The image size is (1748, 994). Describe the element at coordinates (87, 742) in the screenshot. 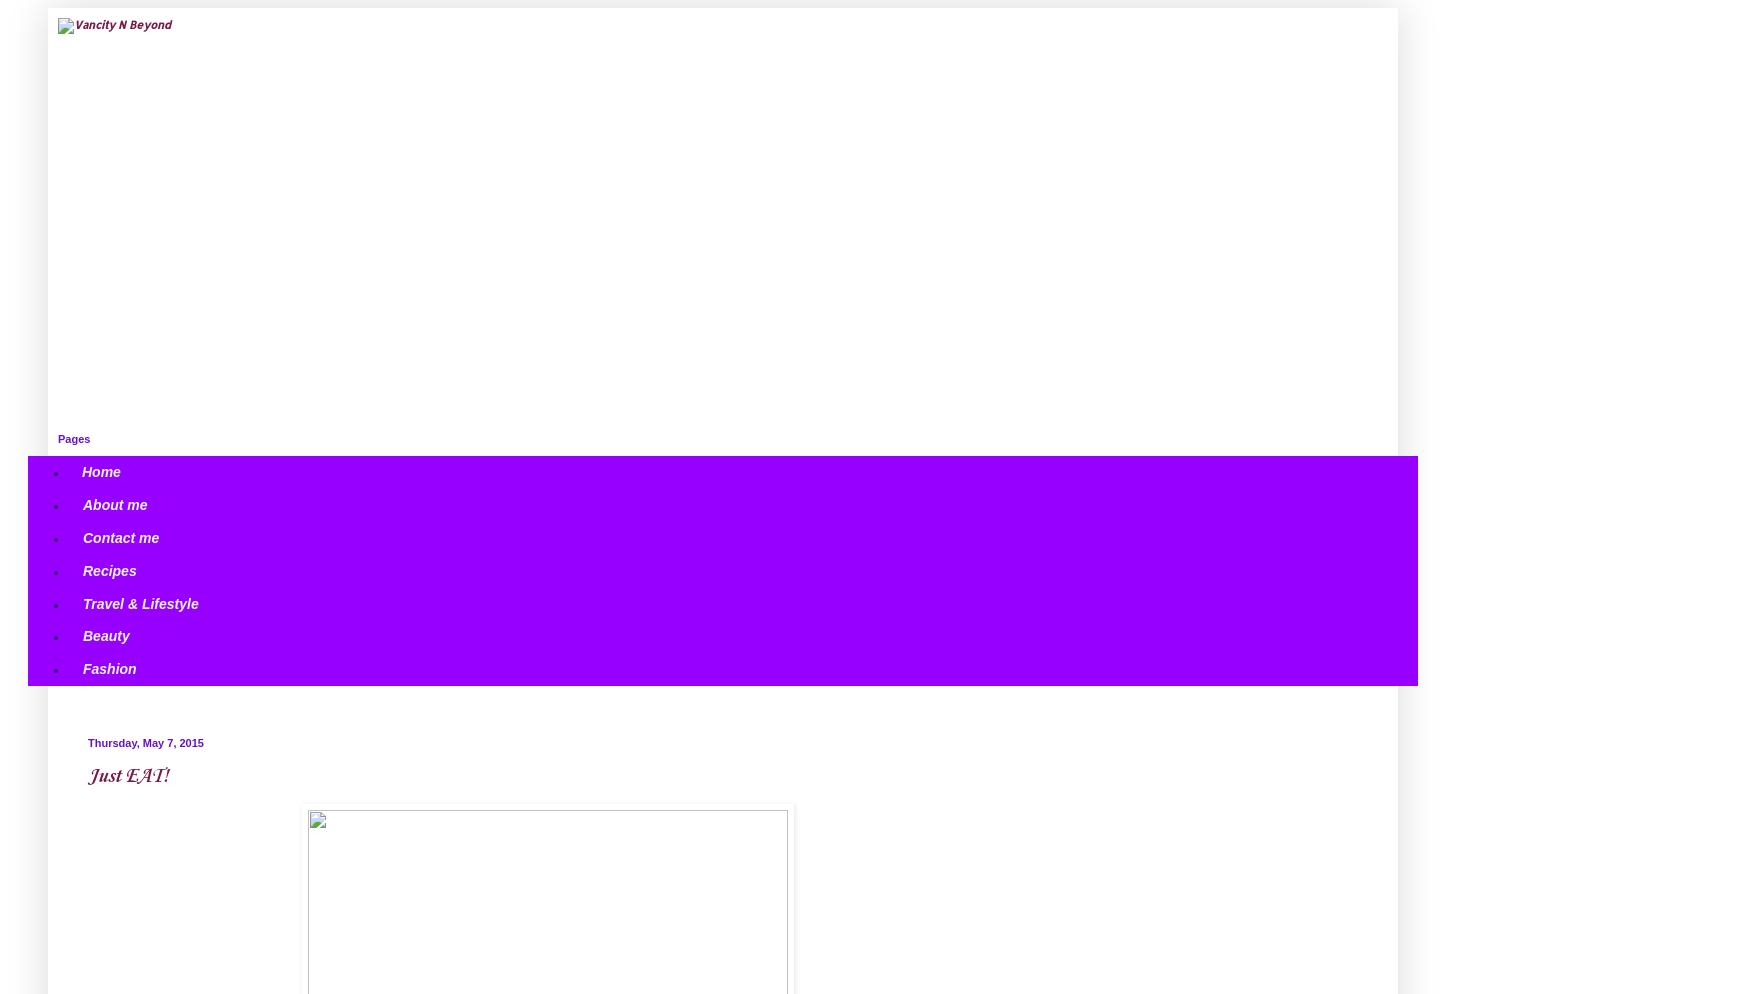

I see `'Thursday, May 7, 2015'` at that location.